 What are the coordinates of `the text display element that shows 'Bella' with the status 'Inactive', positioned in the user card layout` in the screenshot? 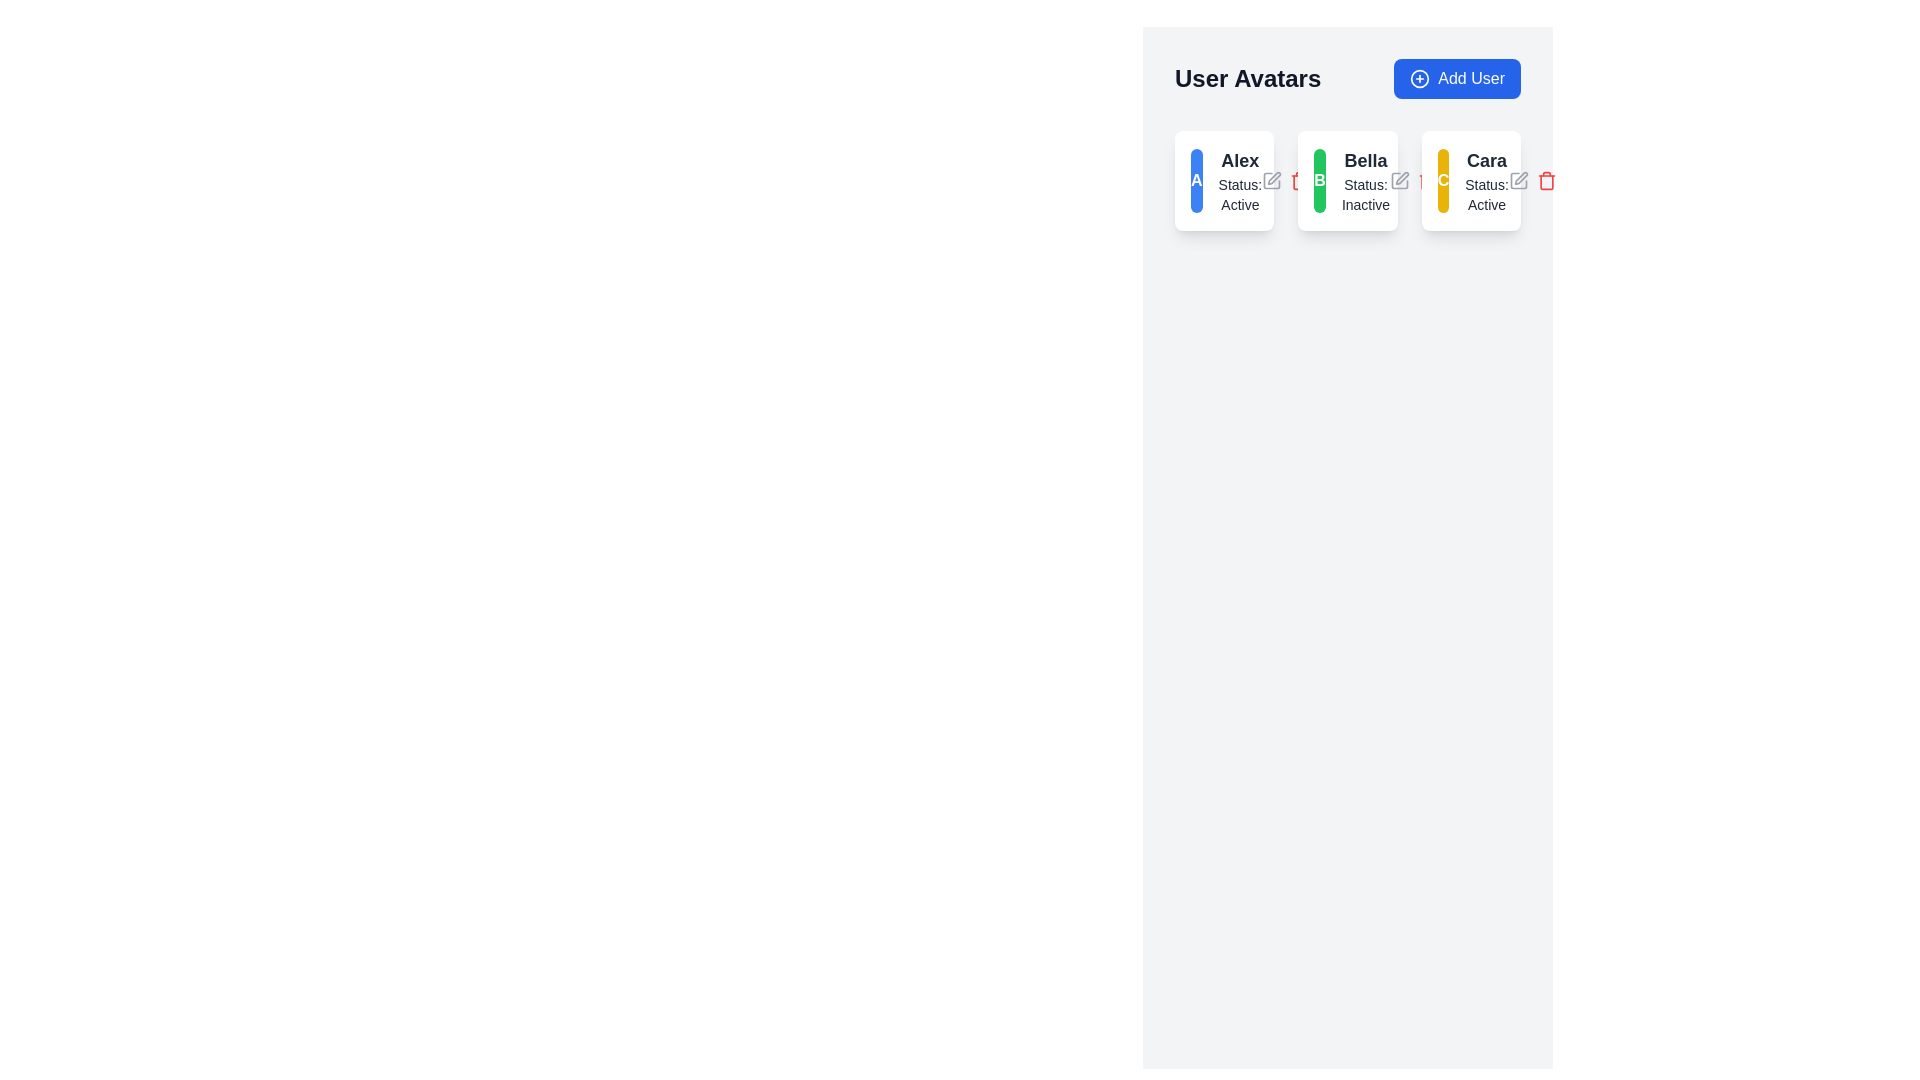 It's located at (1365, 181).